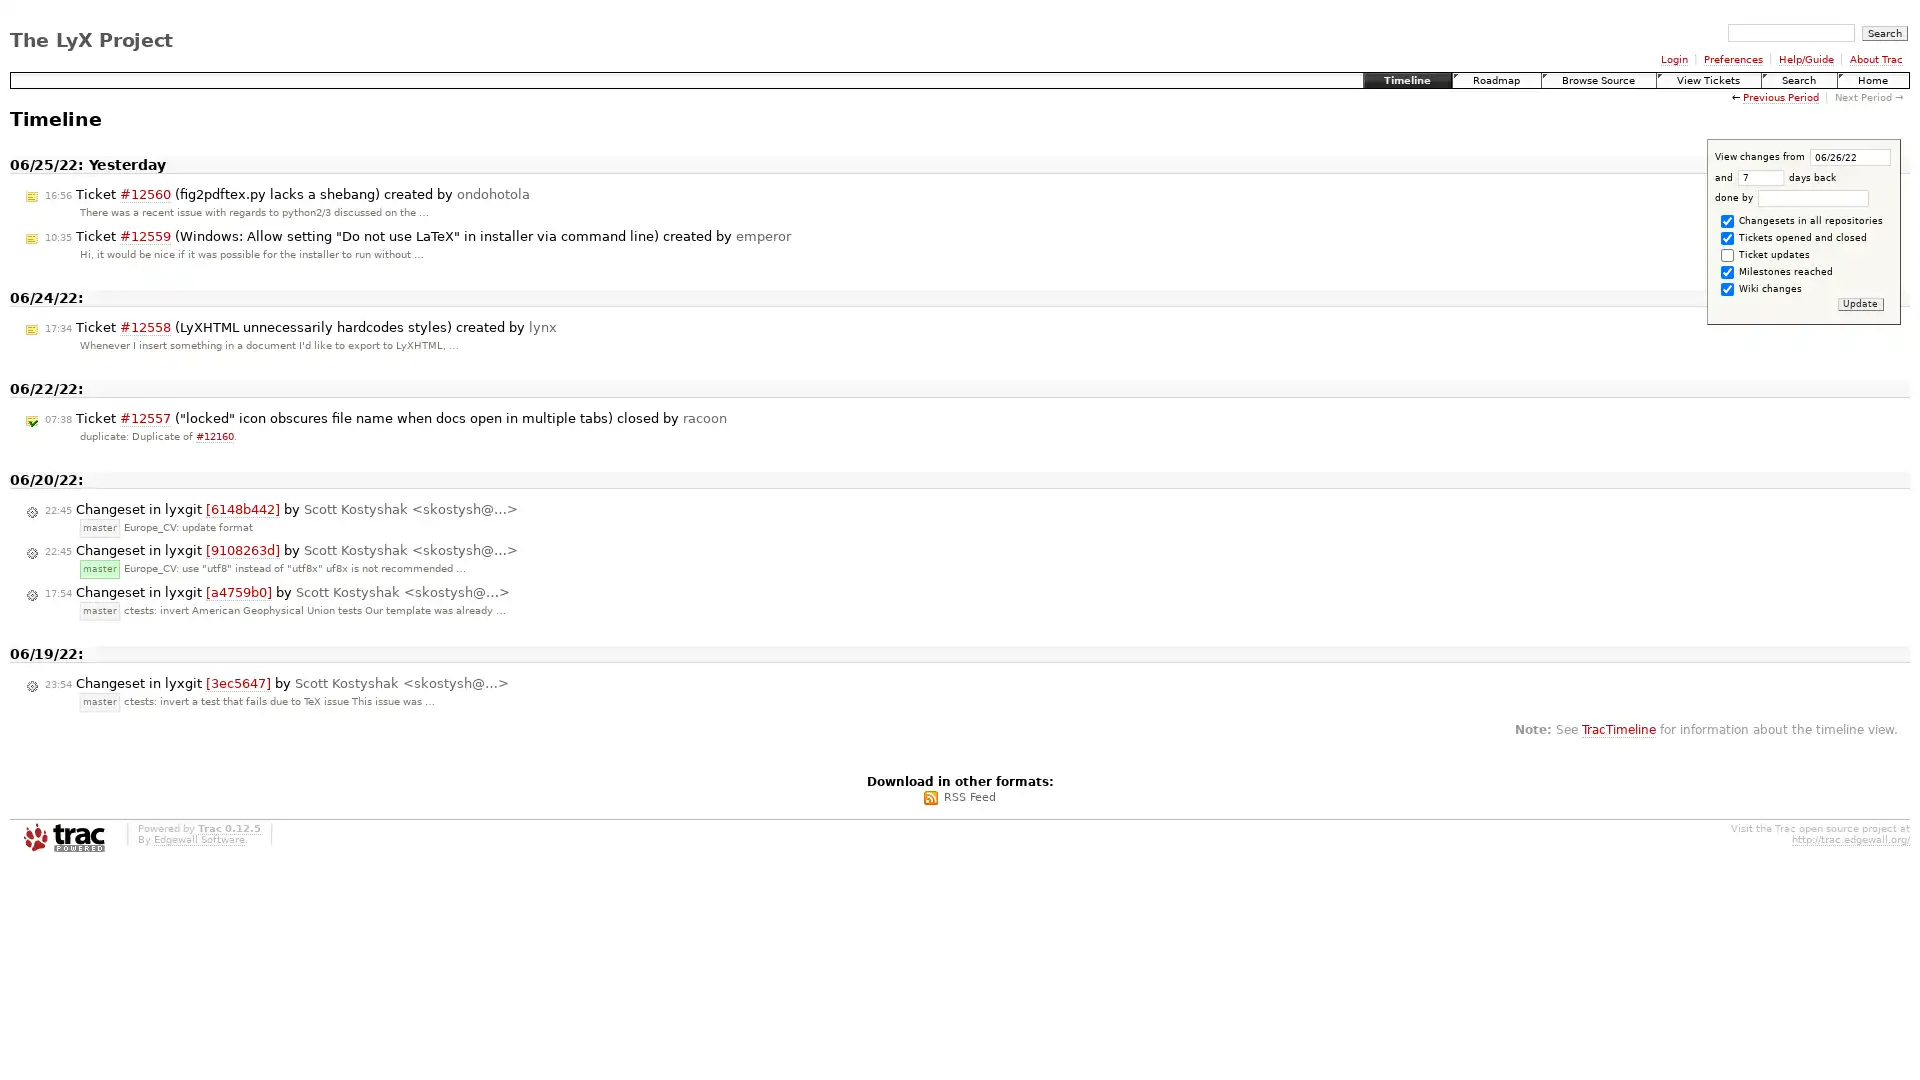 The width and height of the screenshot is (1920, 1080). Describe the element at coordinates (1884, 32) in the screenshot. I see `Search` at that location.